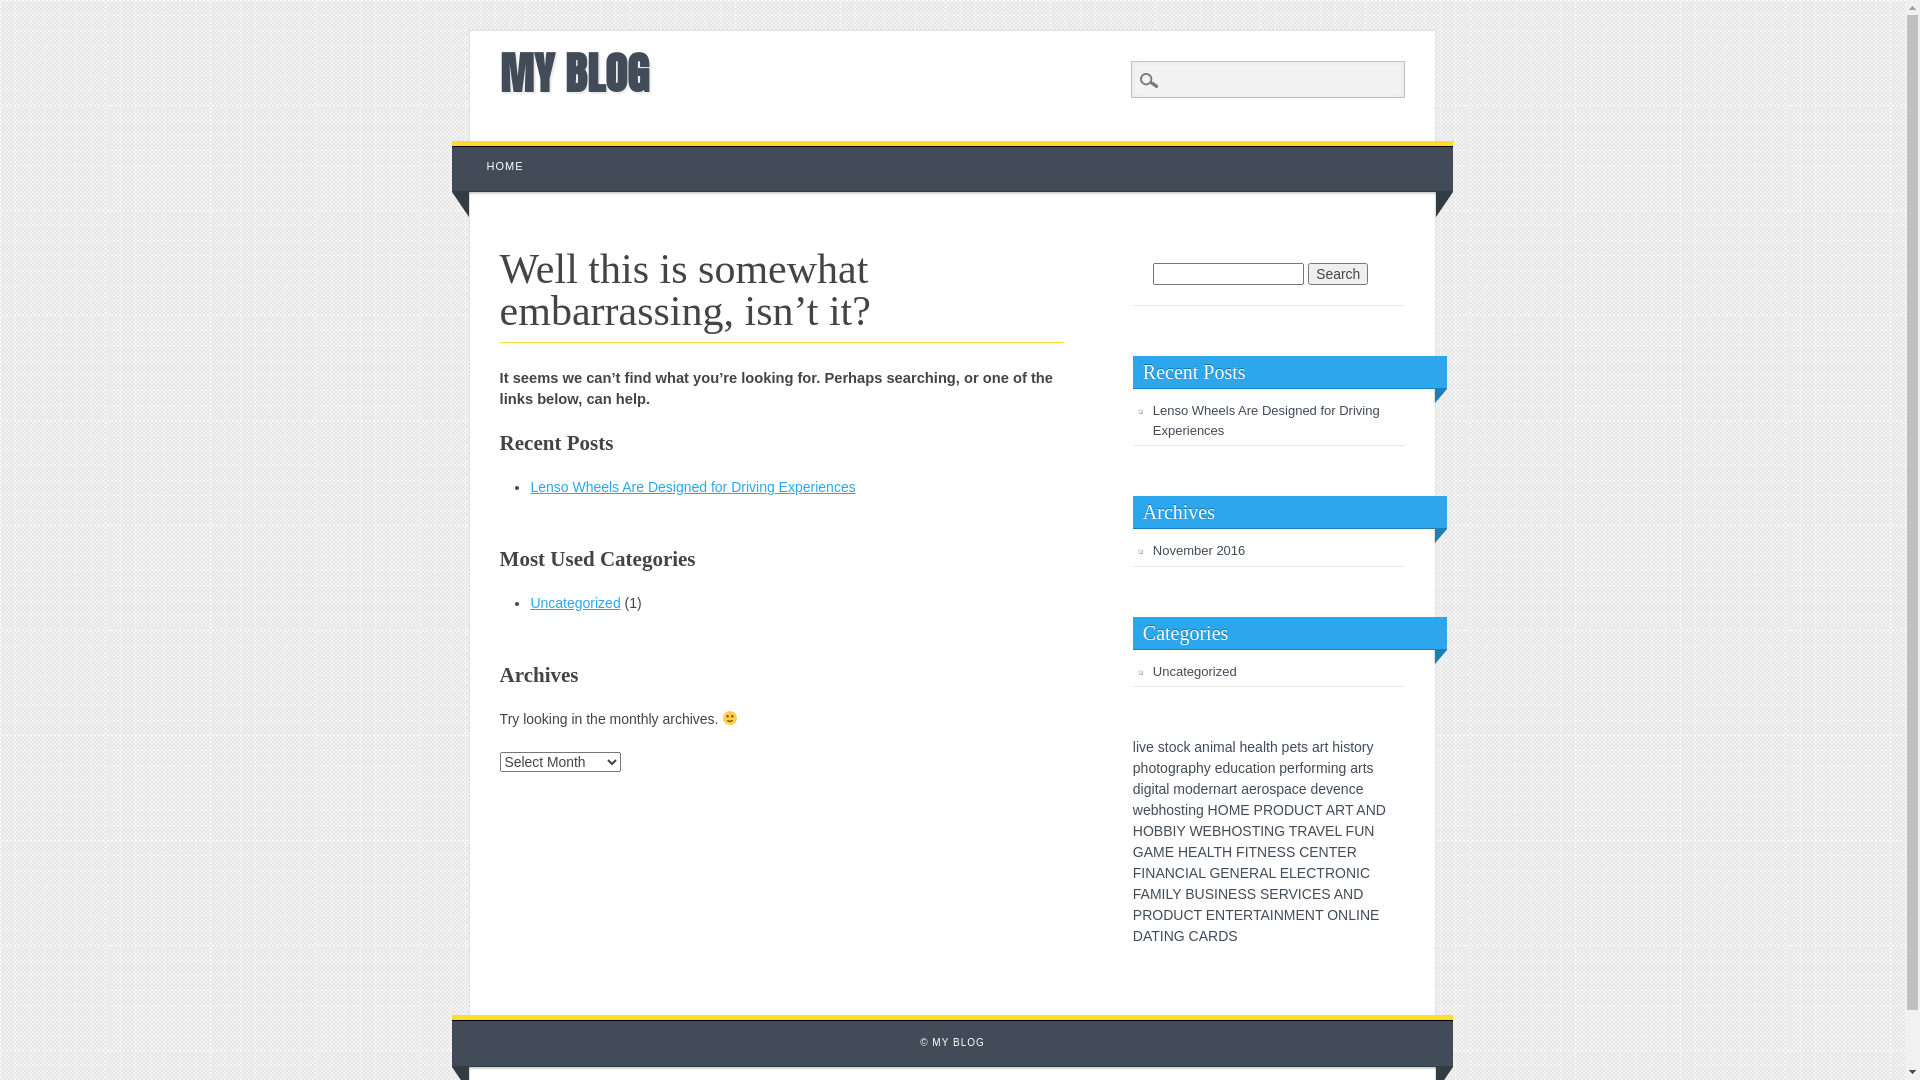  What do you see at coordinates (1318, 788) in the screenshot?
I see `'e'` at bounding box center [1318, 788].